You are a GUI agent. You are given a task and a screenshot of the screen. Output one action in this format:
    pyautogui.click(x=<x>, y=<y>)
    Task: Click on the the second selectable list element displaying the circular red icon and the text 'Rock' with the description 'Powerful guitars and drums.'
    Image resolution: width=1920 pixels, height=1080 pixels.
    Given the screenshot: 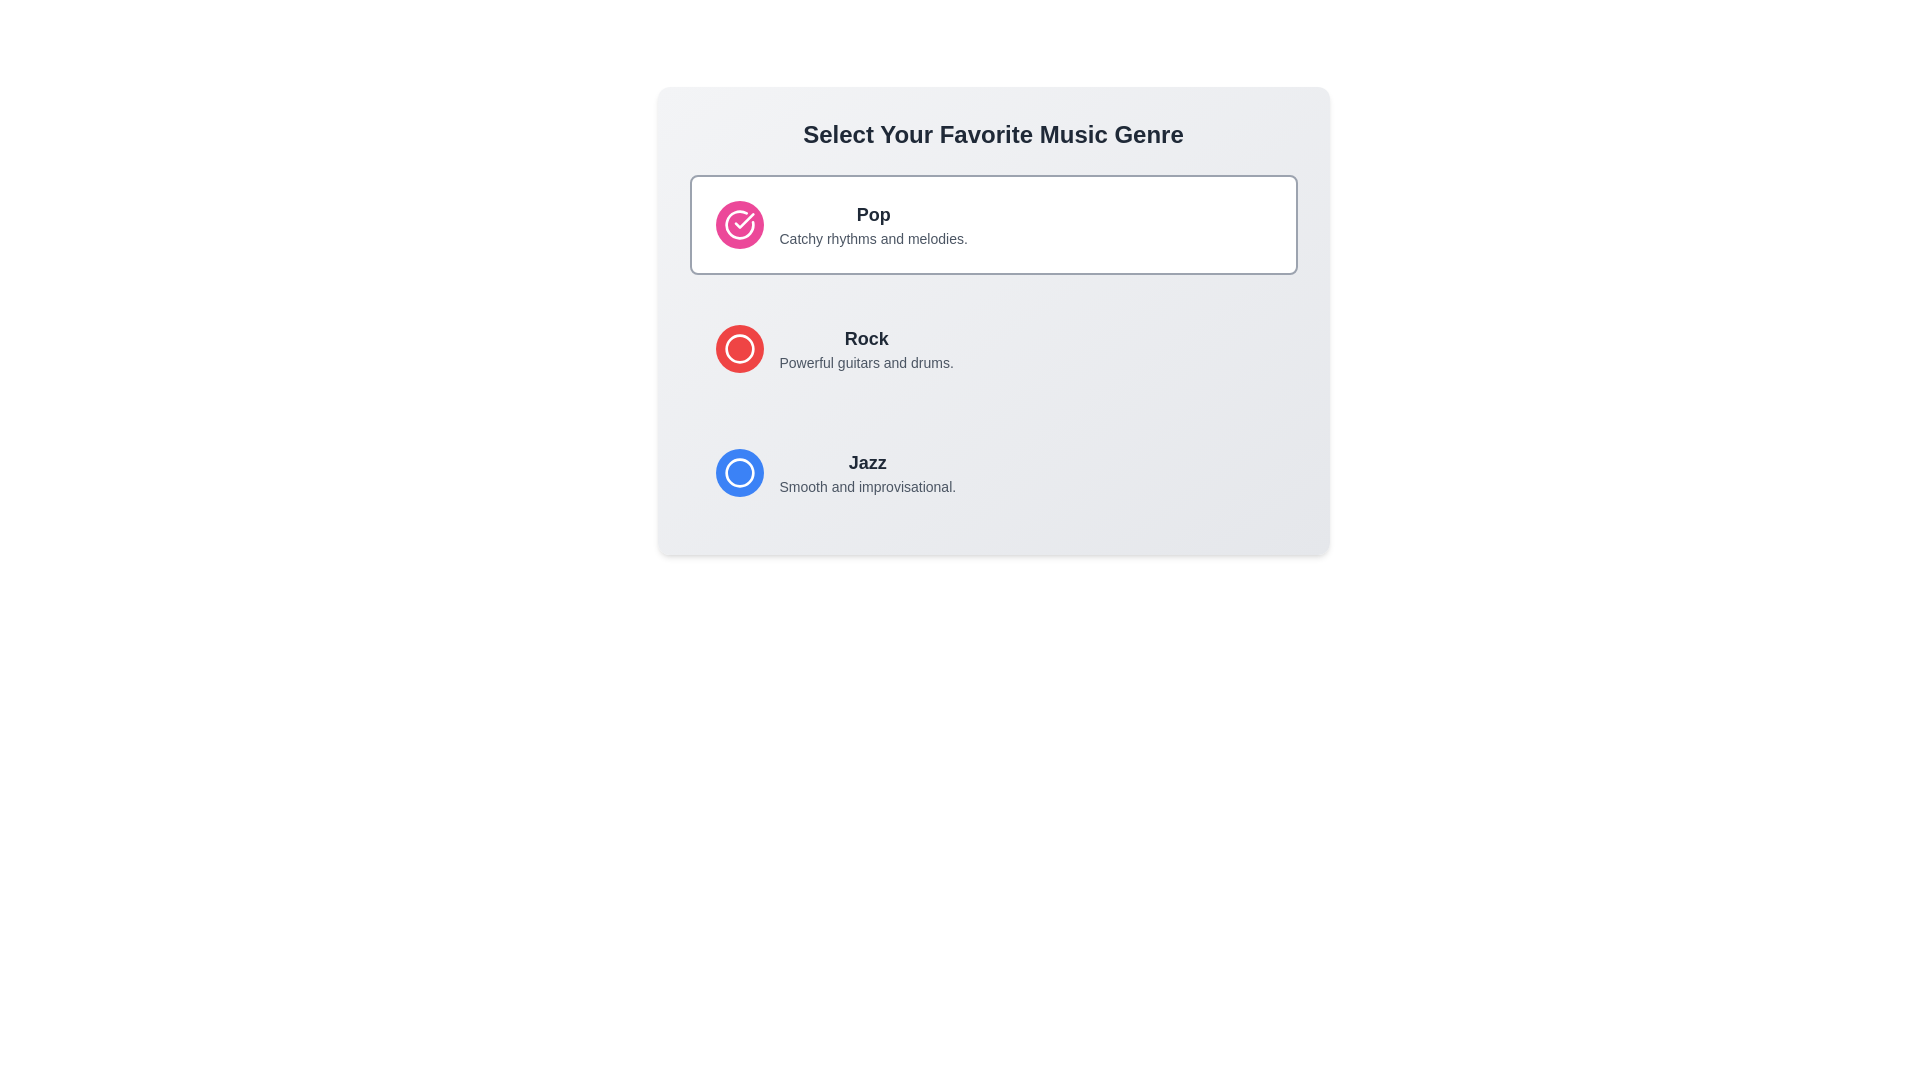 What is the action you would take?
    pyautogui.click(x=993, y=347)
    